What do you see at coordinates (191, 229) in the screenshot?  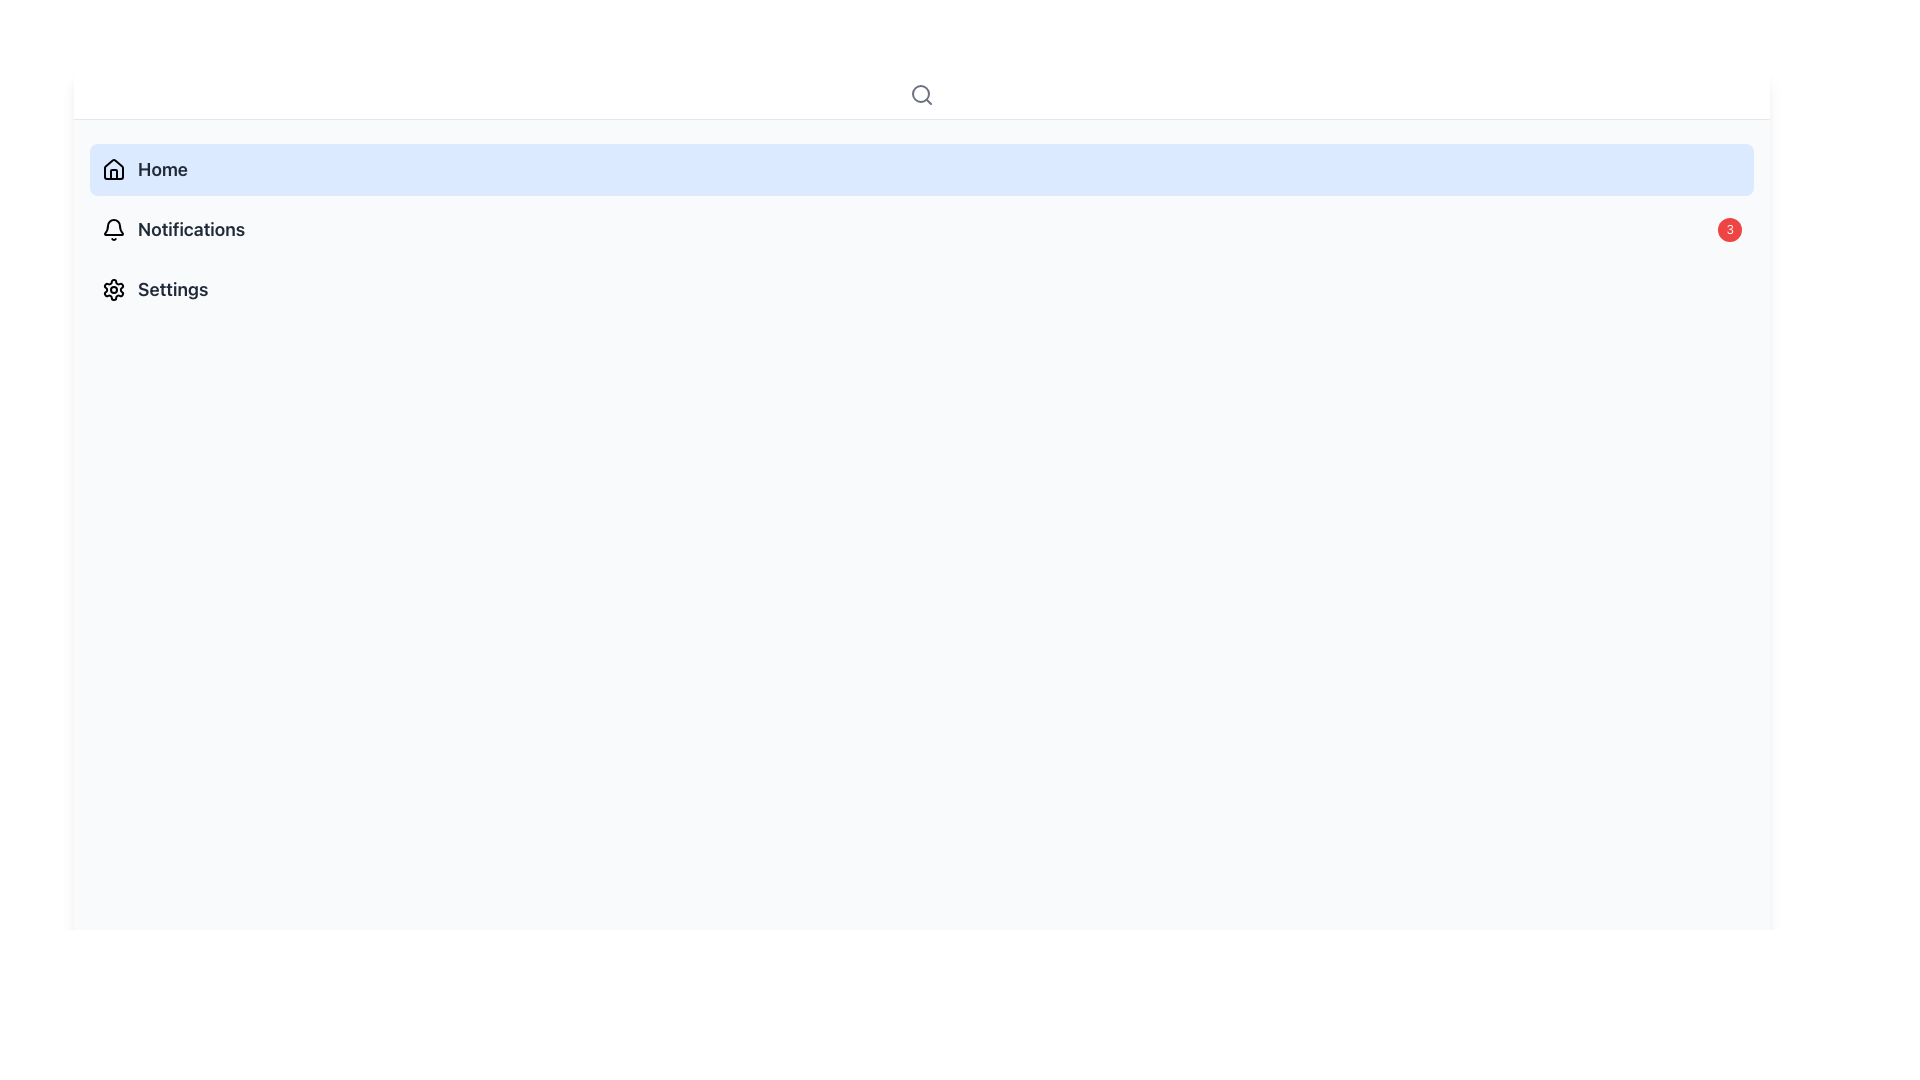 I see `the text label in the sidebar menu that directs to the notifications page, positioned below 'Home' and above 'Settings'` at bounding box center [191, 229].